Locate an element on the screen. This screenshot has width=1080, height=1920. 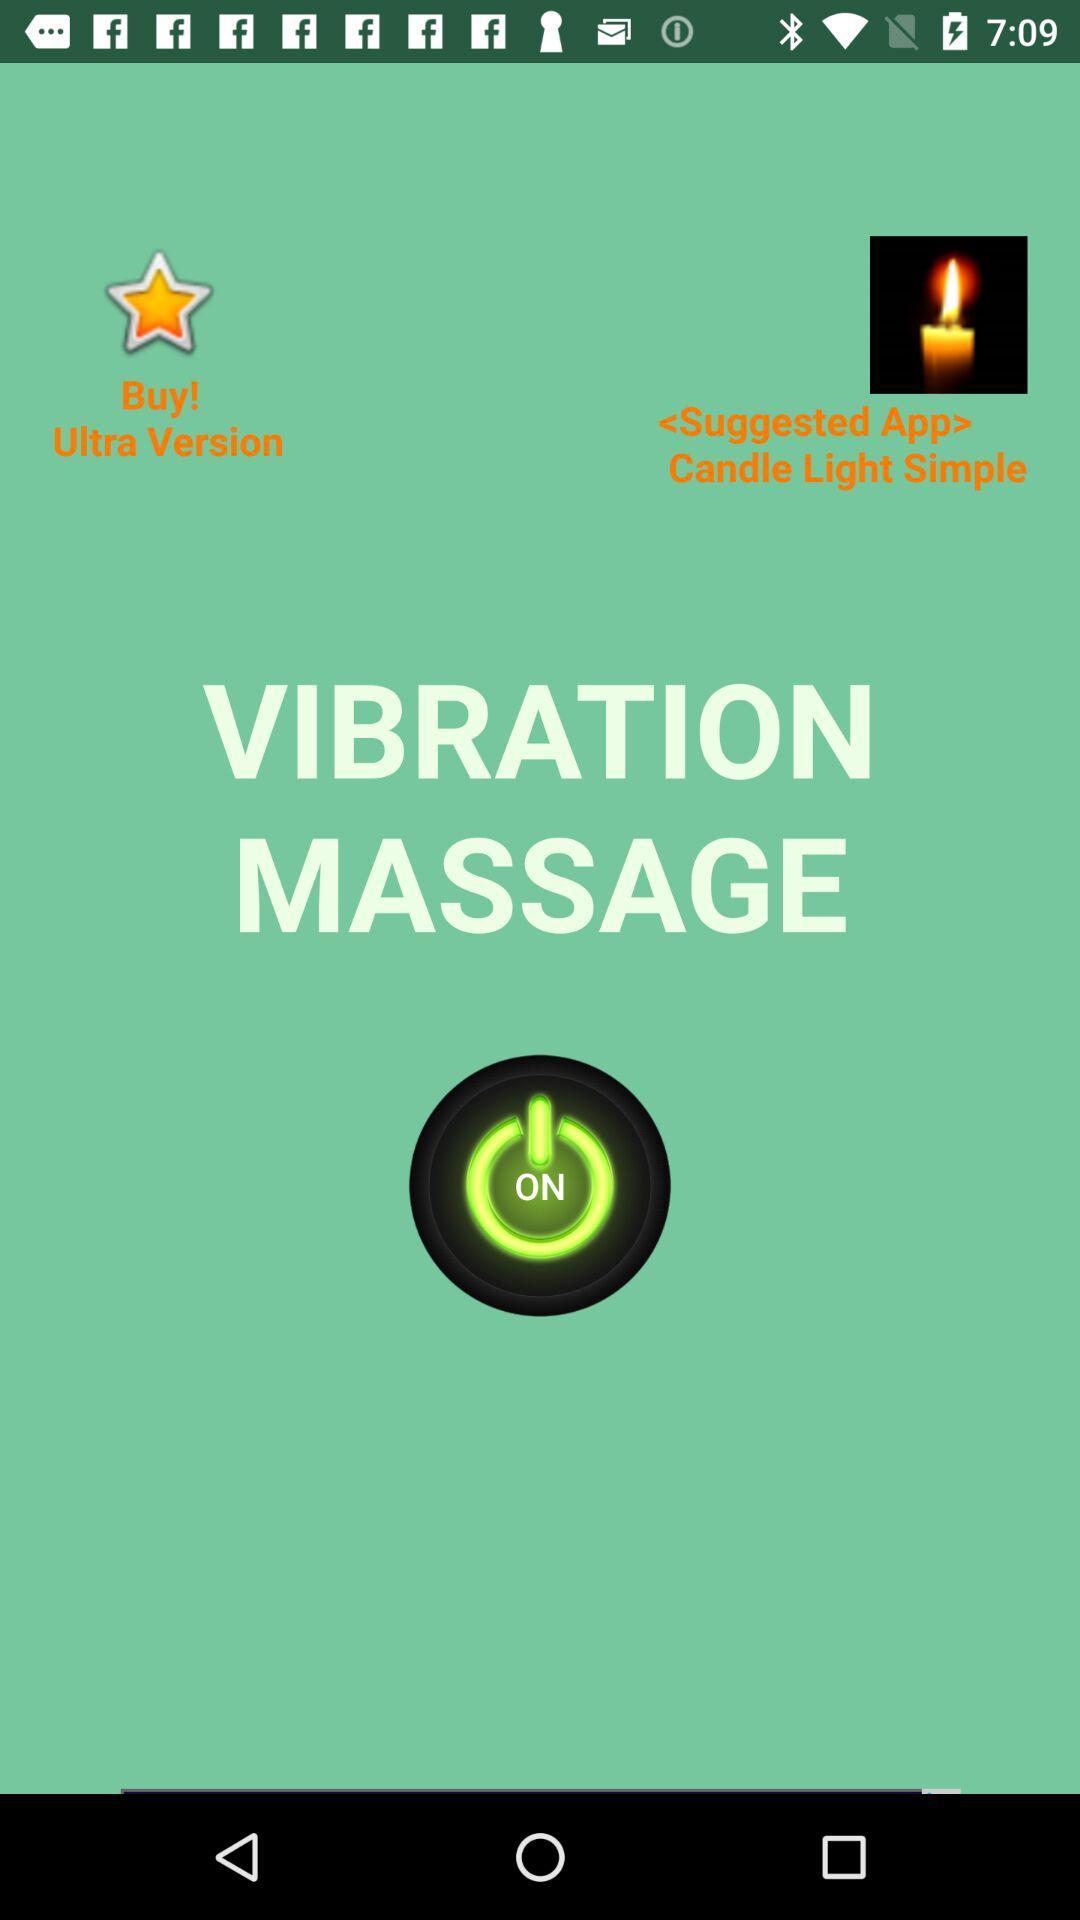
the star icon is located at coordinates (156, 300).